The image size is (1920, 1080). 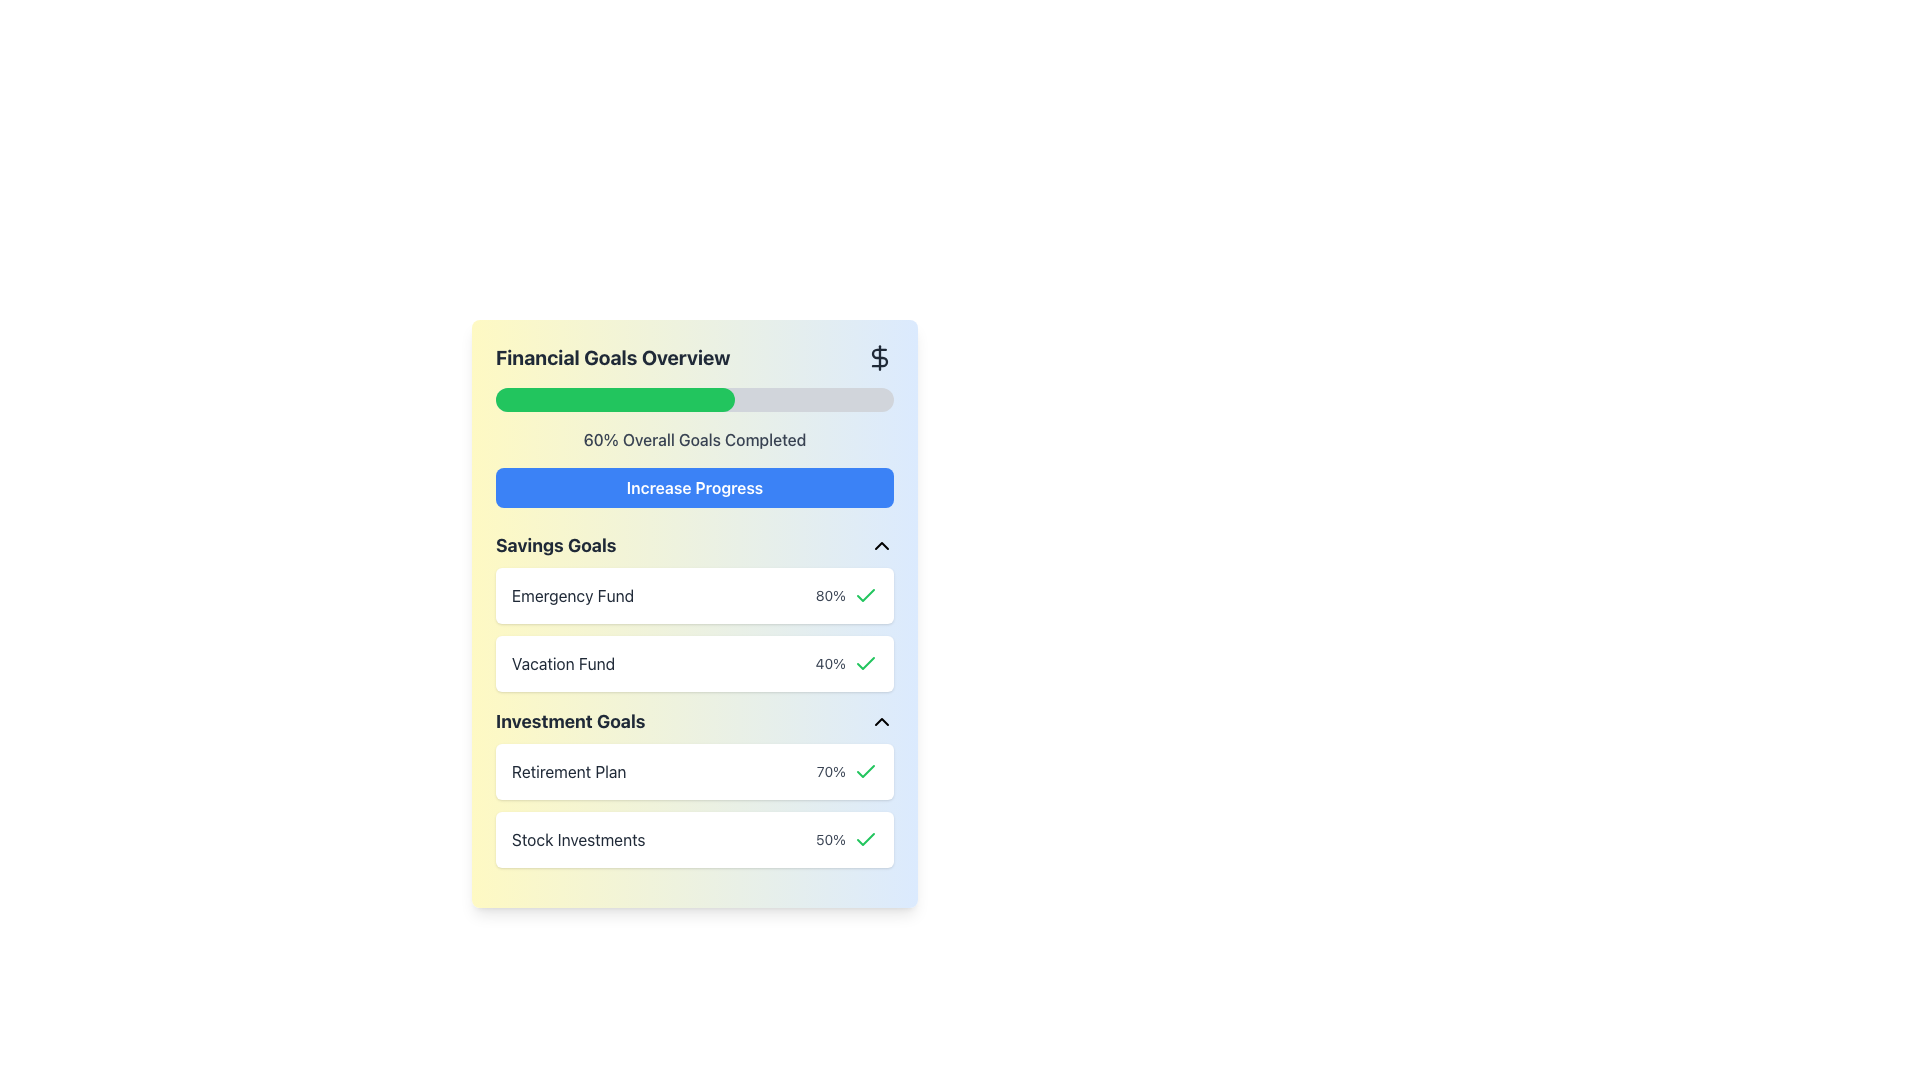 What do you see at coordinates (865, 663) in the screenshot?
I see `the green checkmark icon representing a completed state, located to the right of the '40%' text in the 'Vacation Fund' row under the 'Savings Goals' heading` at bounding box center [865, 663].